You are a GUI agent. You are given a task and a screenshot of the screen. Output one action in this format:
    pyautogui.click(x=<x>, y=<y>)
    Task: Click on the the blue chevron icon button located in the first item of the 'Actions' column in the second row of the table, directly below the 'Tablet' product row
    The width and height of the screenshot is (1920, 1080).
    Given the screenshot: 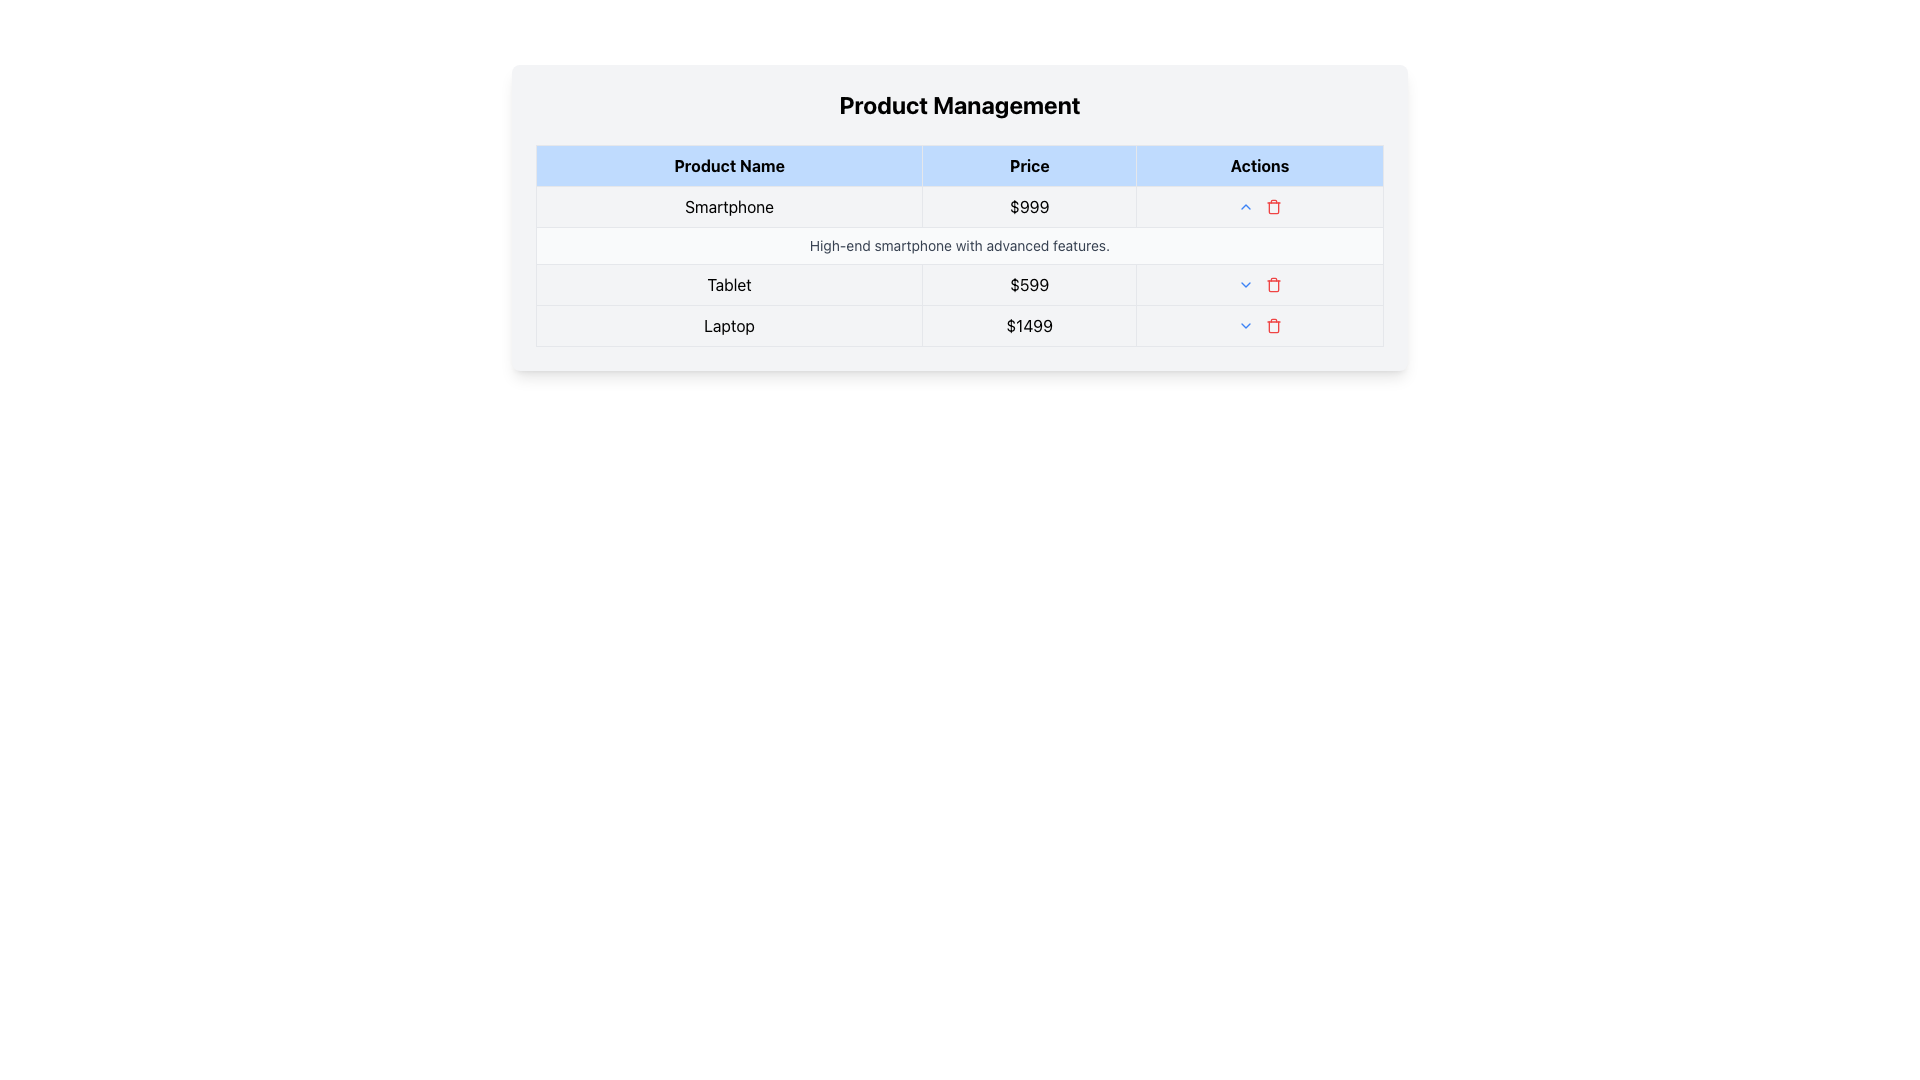 What is the action you would take?
    pyautogui.click(x=1245, y=285)
    